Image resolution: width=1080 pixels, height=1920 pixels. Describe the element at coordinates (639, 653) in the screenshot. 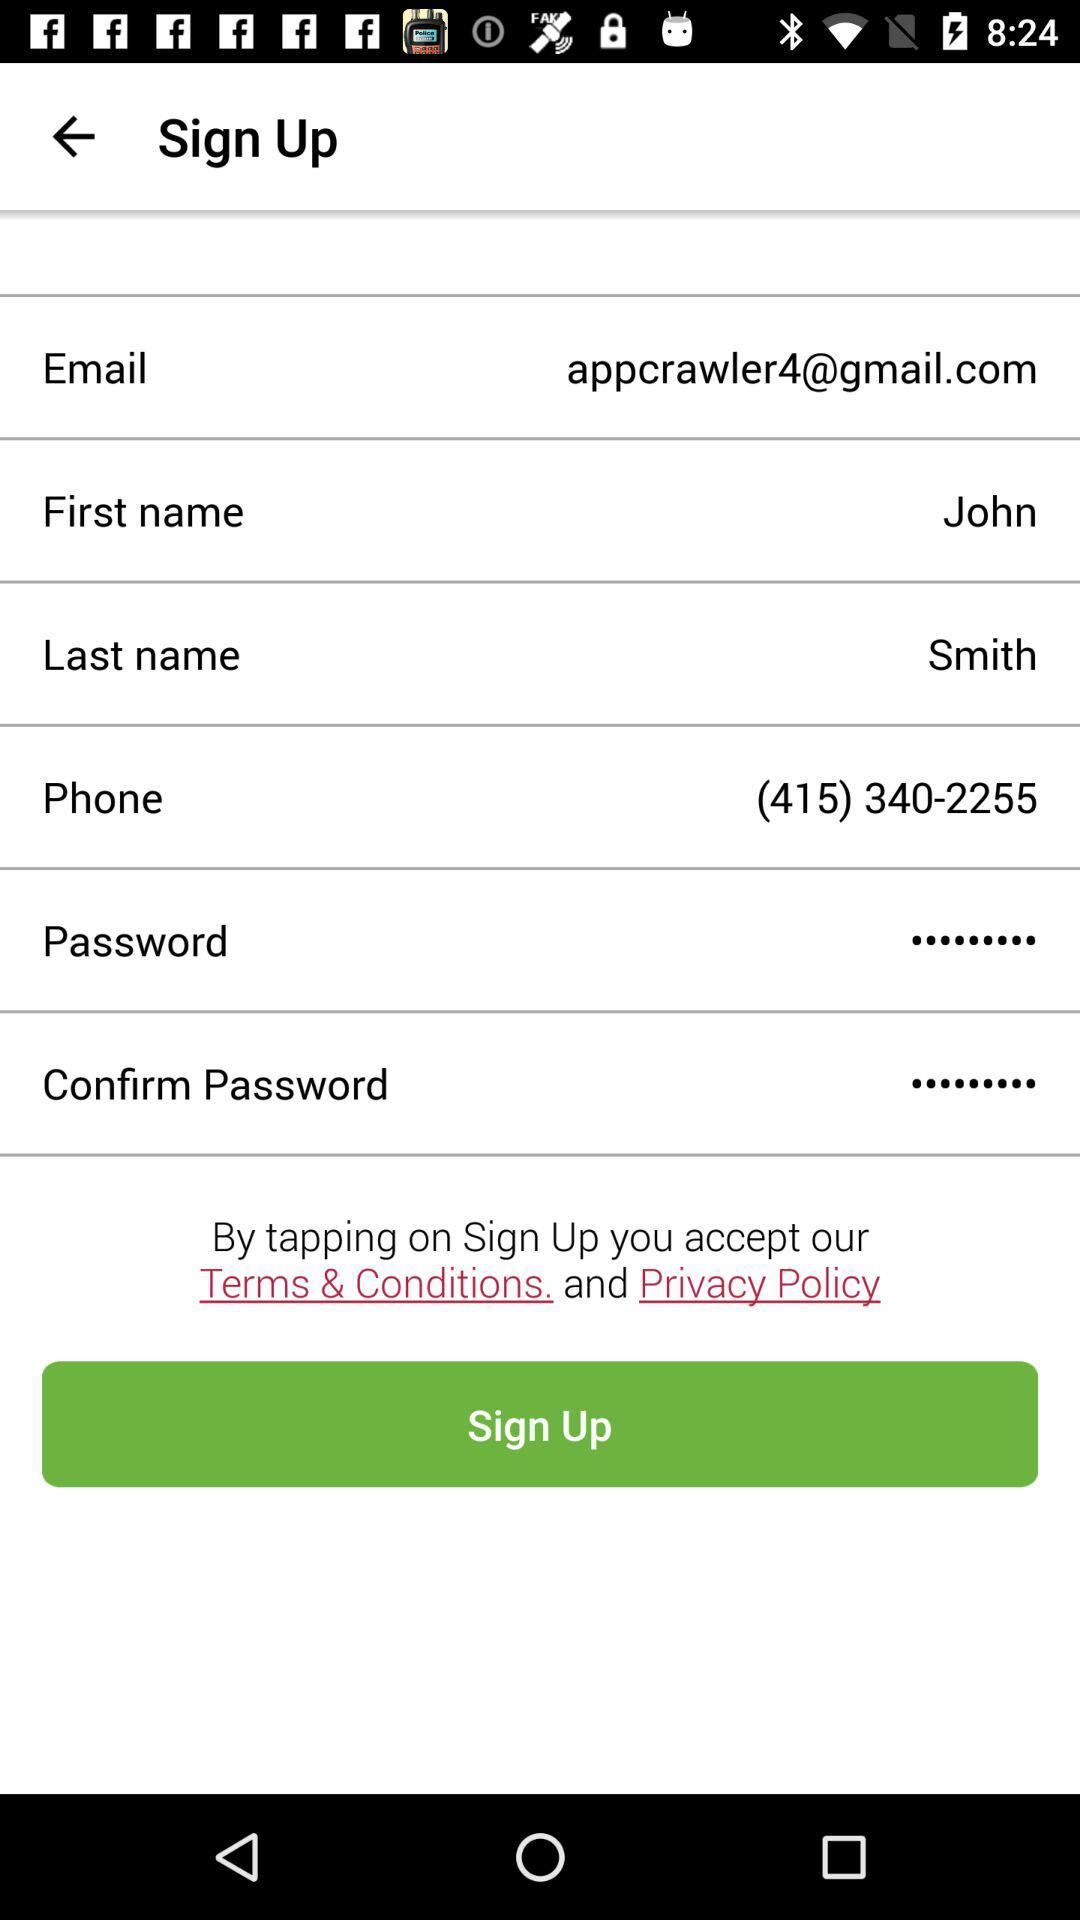

I see `icon next to the last name icon` at that location.